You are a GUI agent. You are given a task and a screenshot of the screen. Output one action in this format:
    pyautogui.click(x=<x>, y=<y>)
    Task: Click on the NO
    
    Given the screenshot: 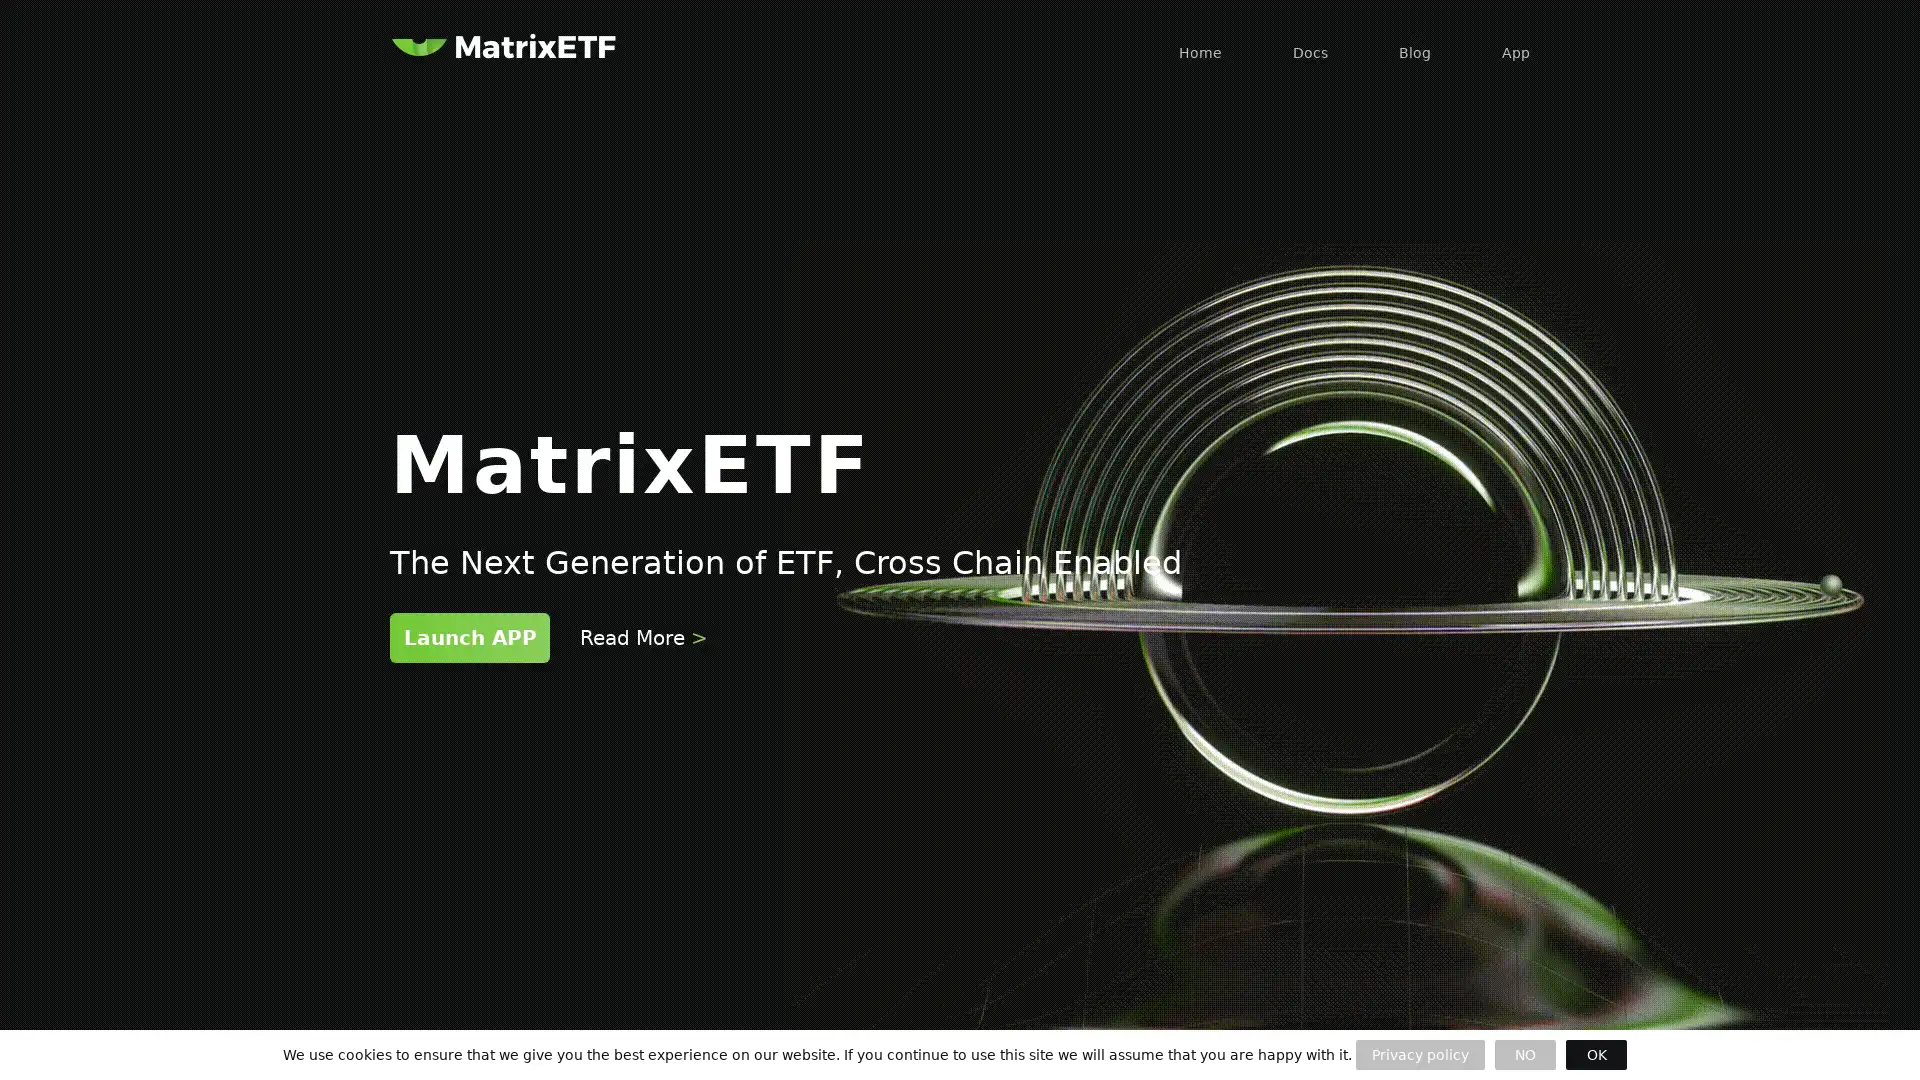 What is the action you would take?
    pyautogui.click(x=1524, y=1054)
    